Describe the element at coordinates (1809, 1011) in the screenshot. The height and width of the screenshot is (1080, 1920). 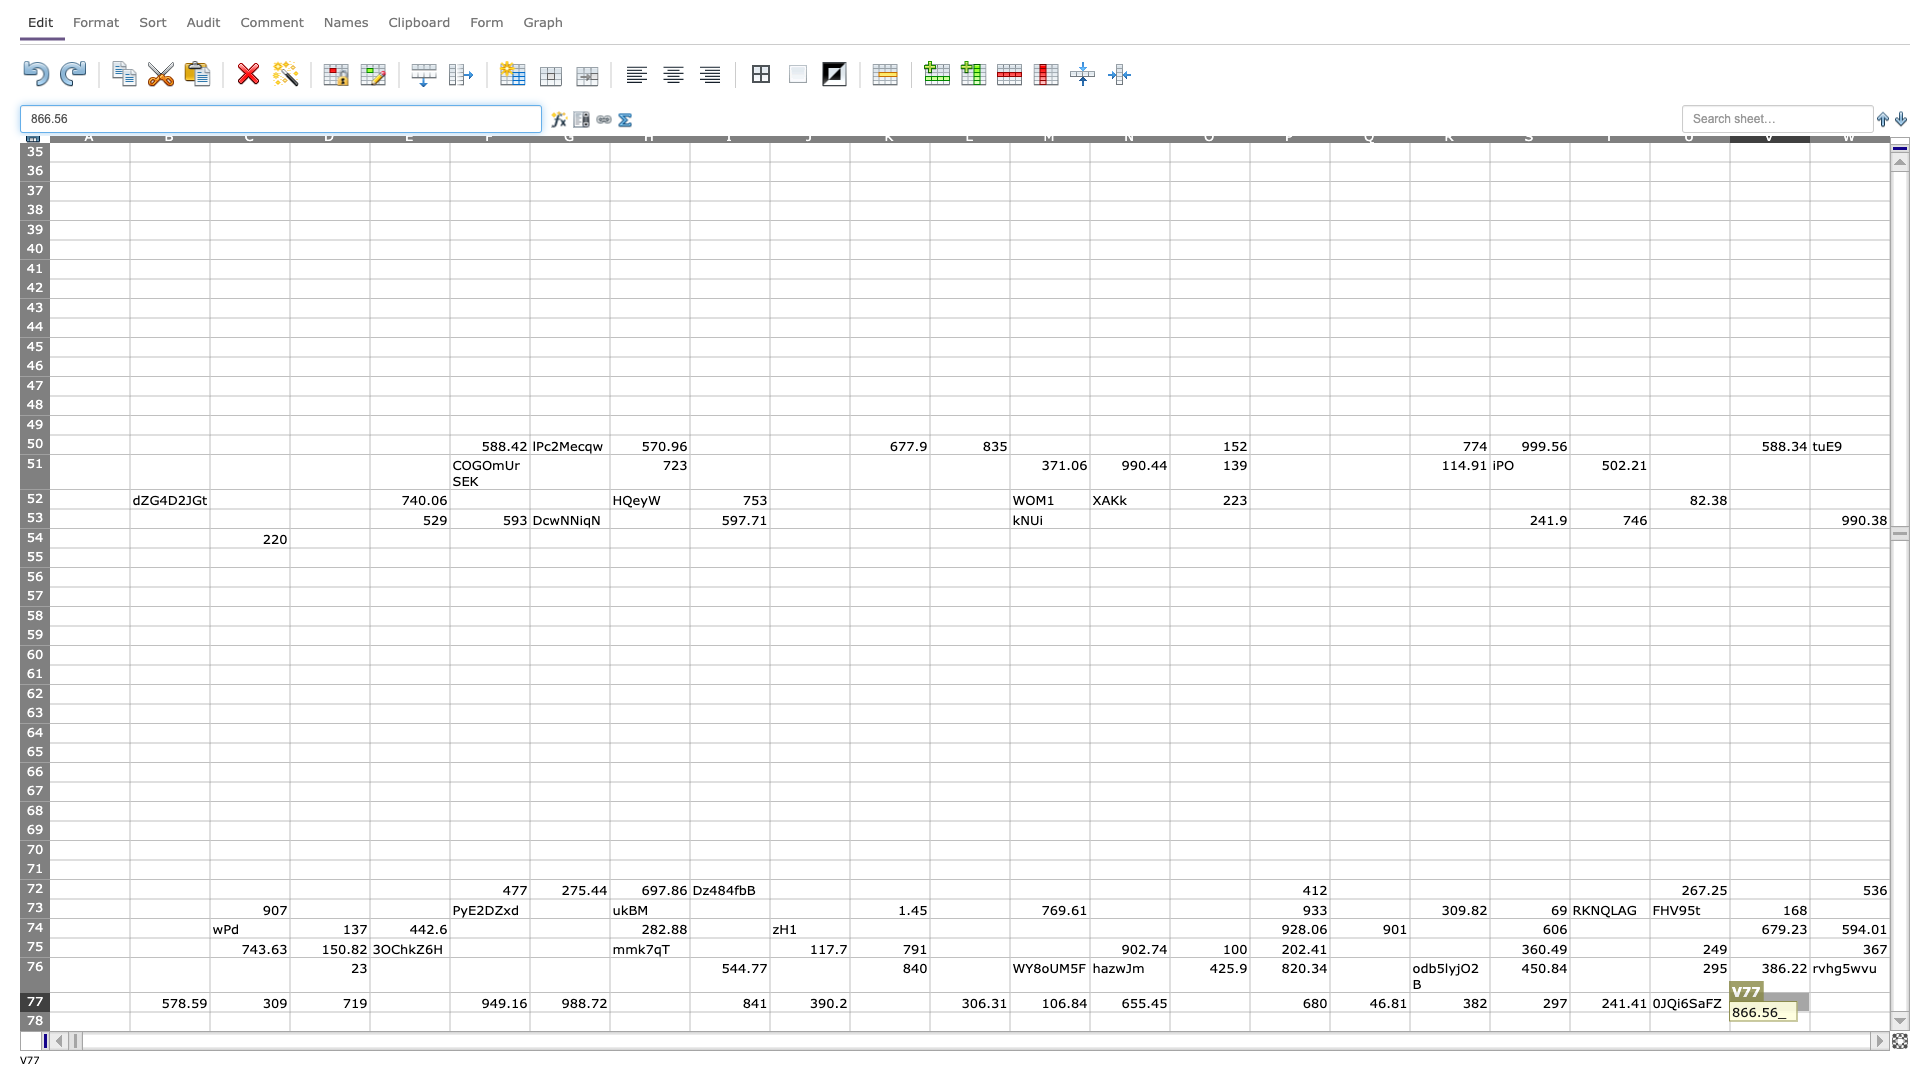
I see `Top left corner of W-78` at that location.